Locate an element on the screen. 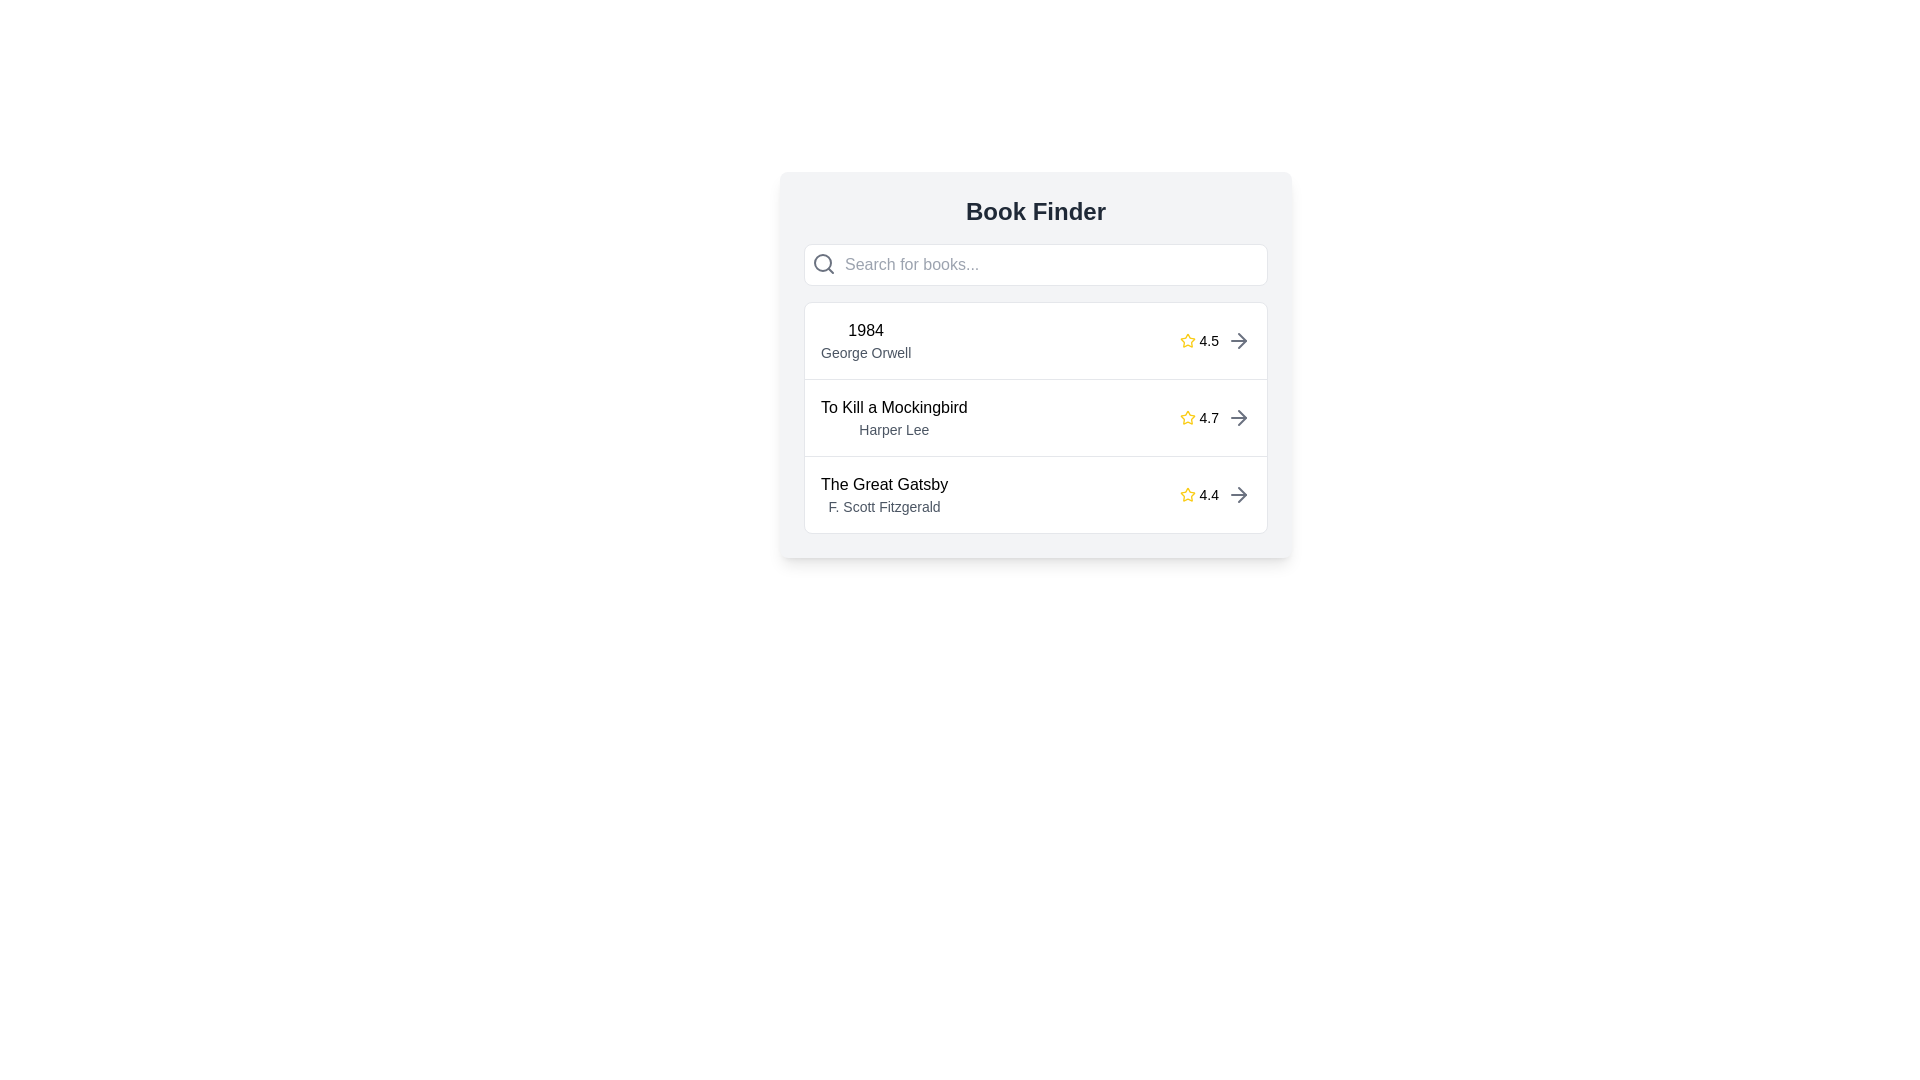  the text label displaying 'Harper Lee', which is styled in a smaller gray font and positioned beneath 'To Kill a Mockingbird' is located at coordinates (893, 428).